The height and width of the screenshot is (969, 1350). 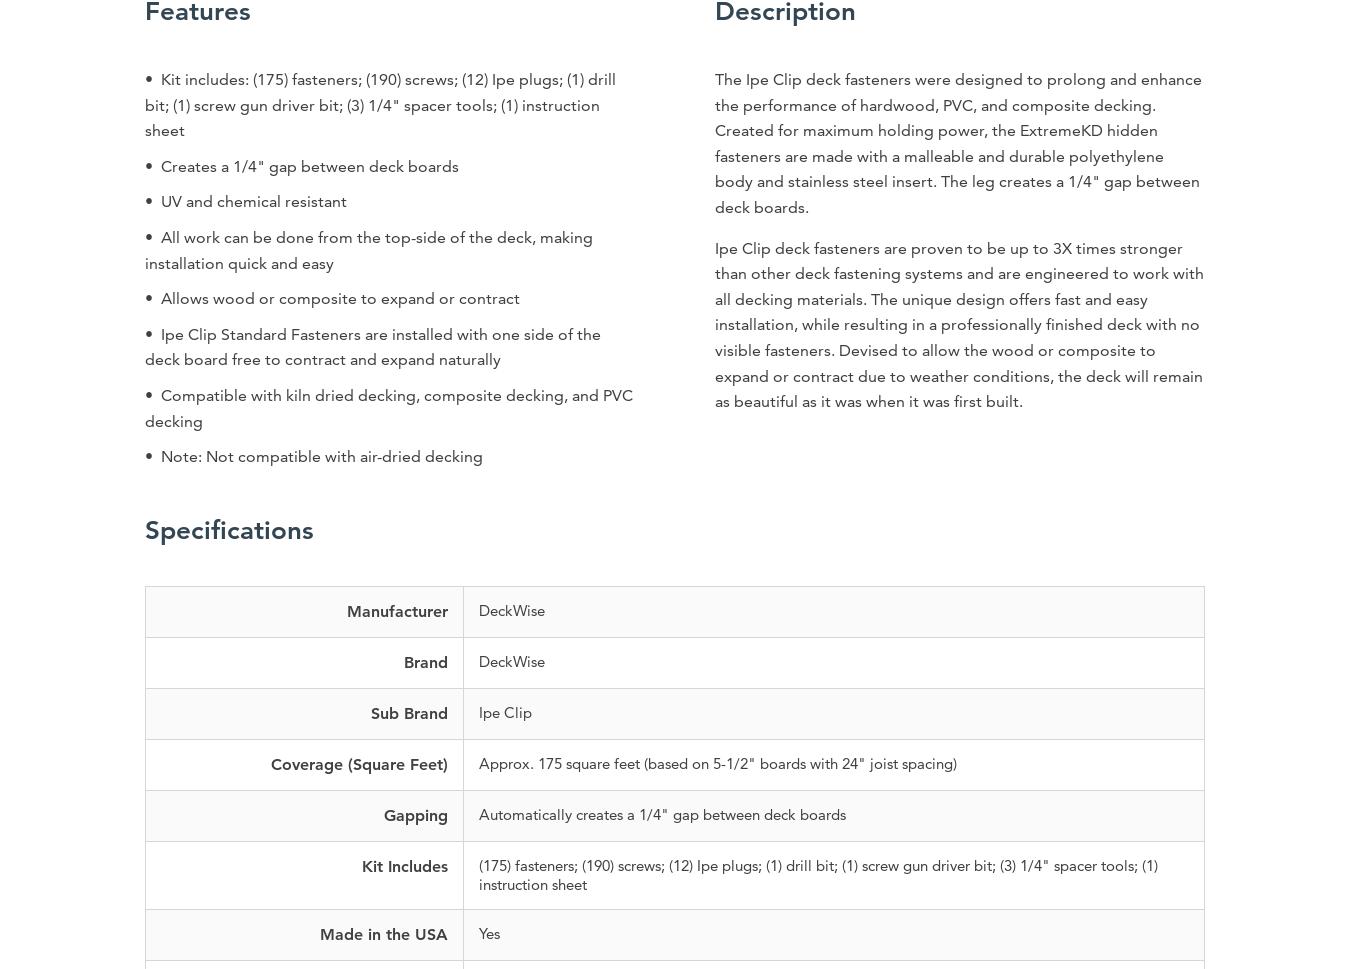 I want to click on 'Approx. 175 square feet (based on 5-1/2" boards with 24" joist spacing)', so click(x=477, y=761).